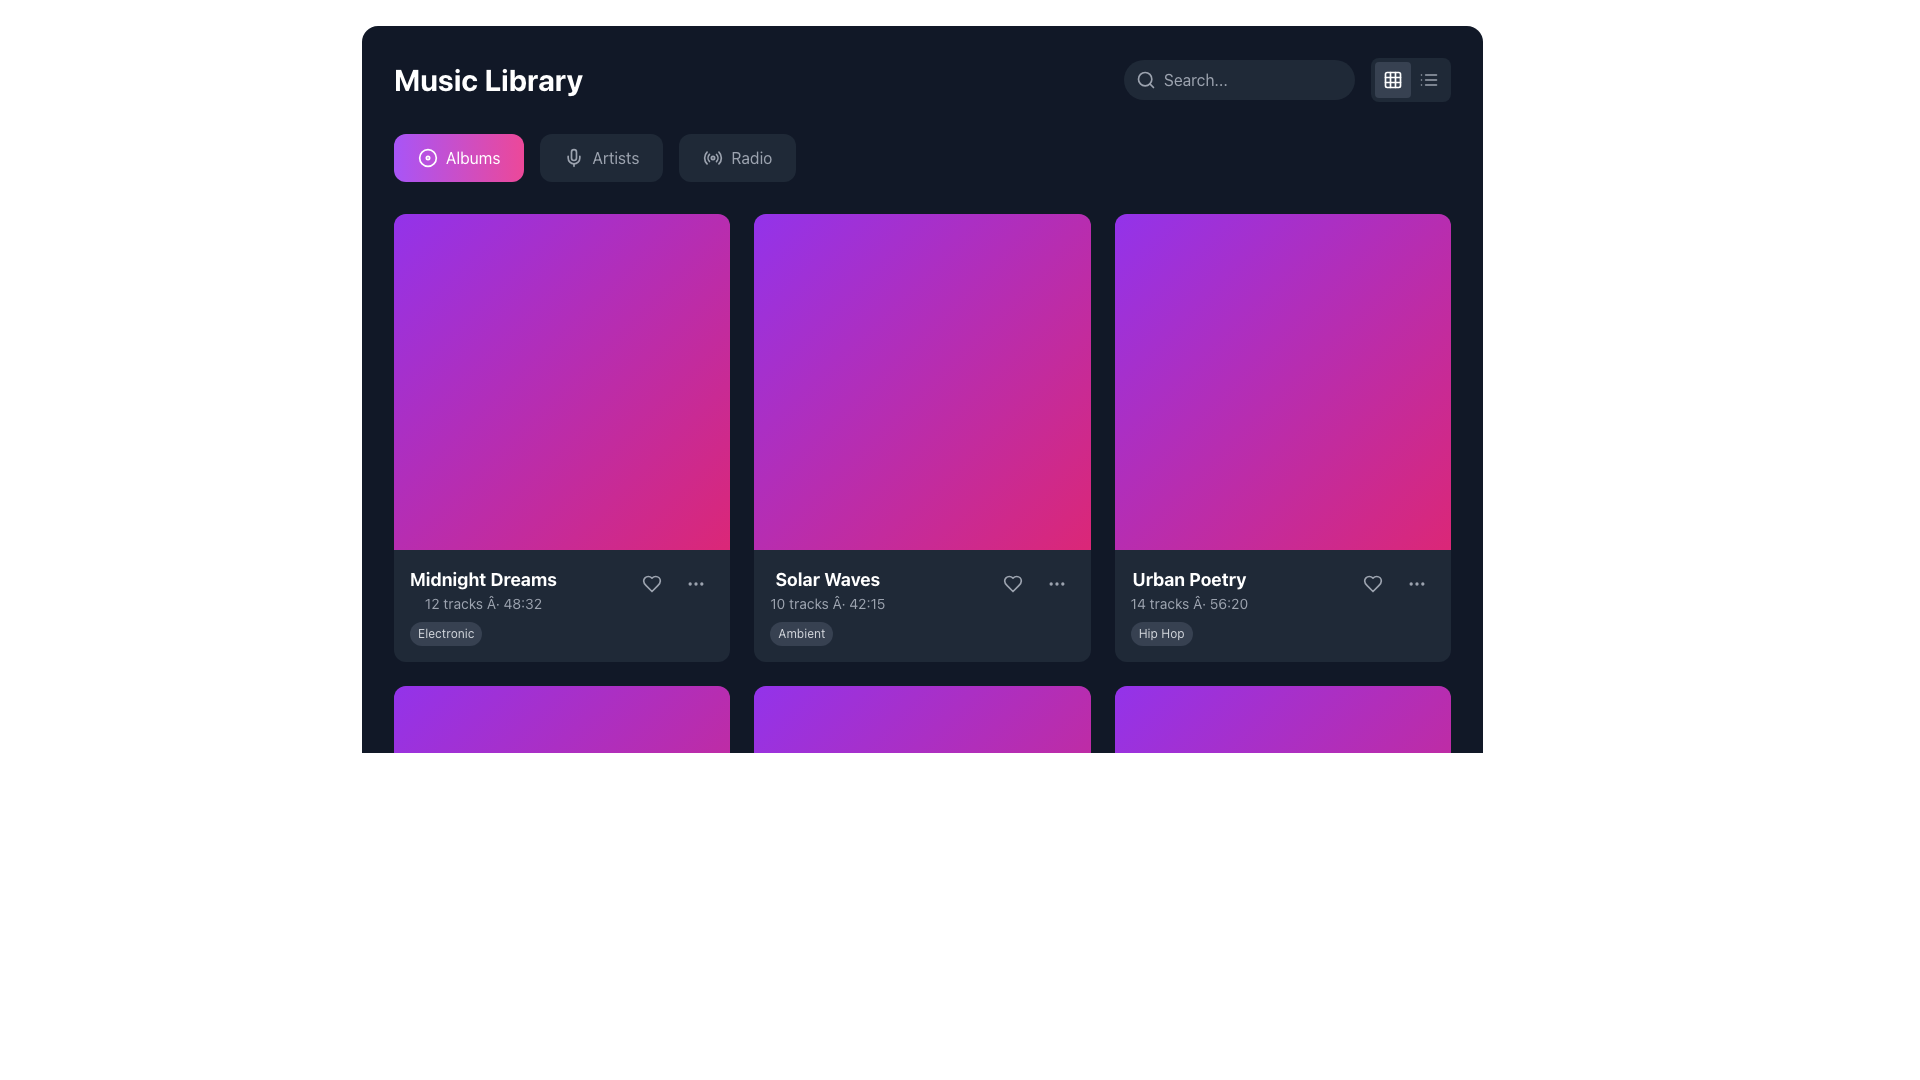 The height and width of the screenshot is (1080, 1920). What do you see at coordinates (1428, 79) in the screenshot?
I see `the dark background button with a light-gray stroke icon resembling a list view layout, located at the top-right corner of the interface, adjacent` at bounding box center [1428, 79].